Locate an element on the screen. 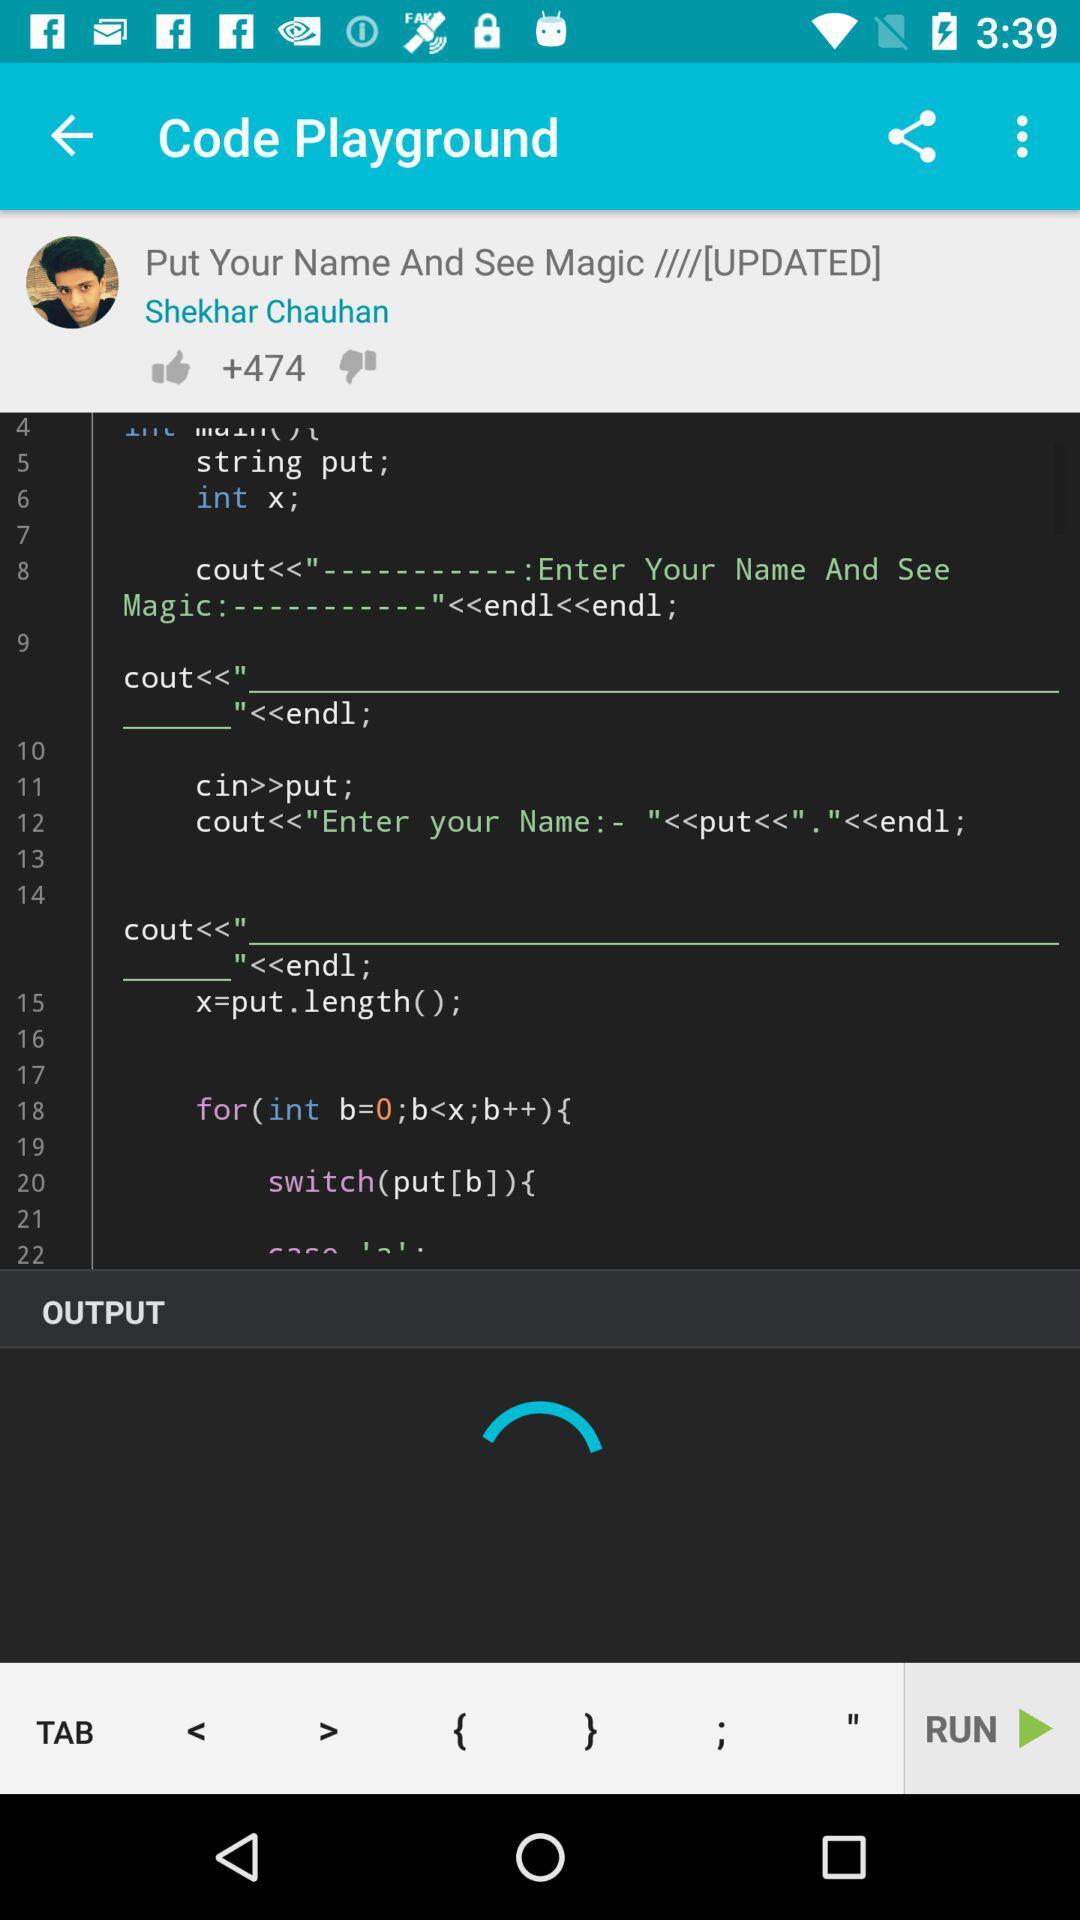  the thumbs_down icon is located at coordinates (356, 366).